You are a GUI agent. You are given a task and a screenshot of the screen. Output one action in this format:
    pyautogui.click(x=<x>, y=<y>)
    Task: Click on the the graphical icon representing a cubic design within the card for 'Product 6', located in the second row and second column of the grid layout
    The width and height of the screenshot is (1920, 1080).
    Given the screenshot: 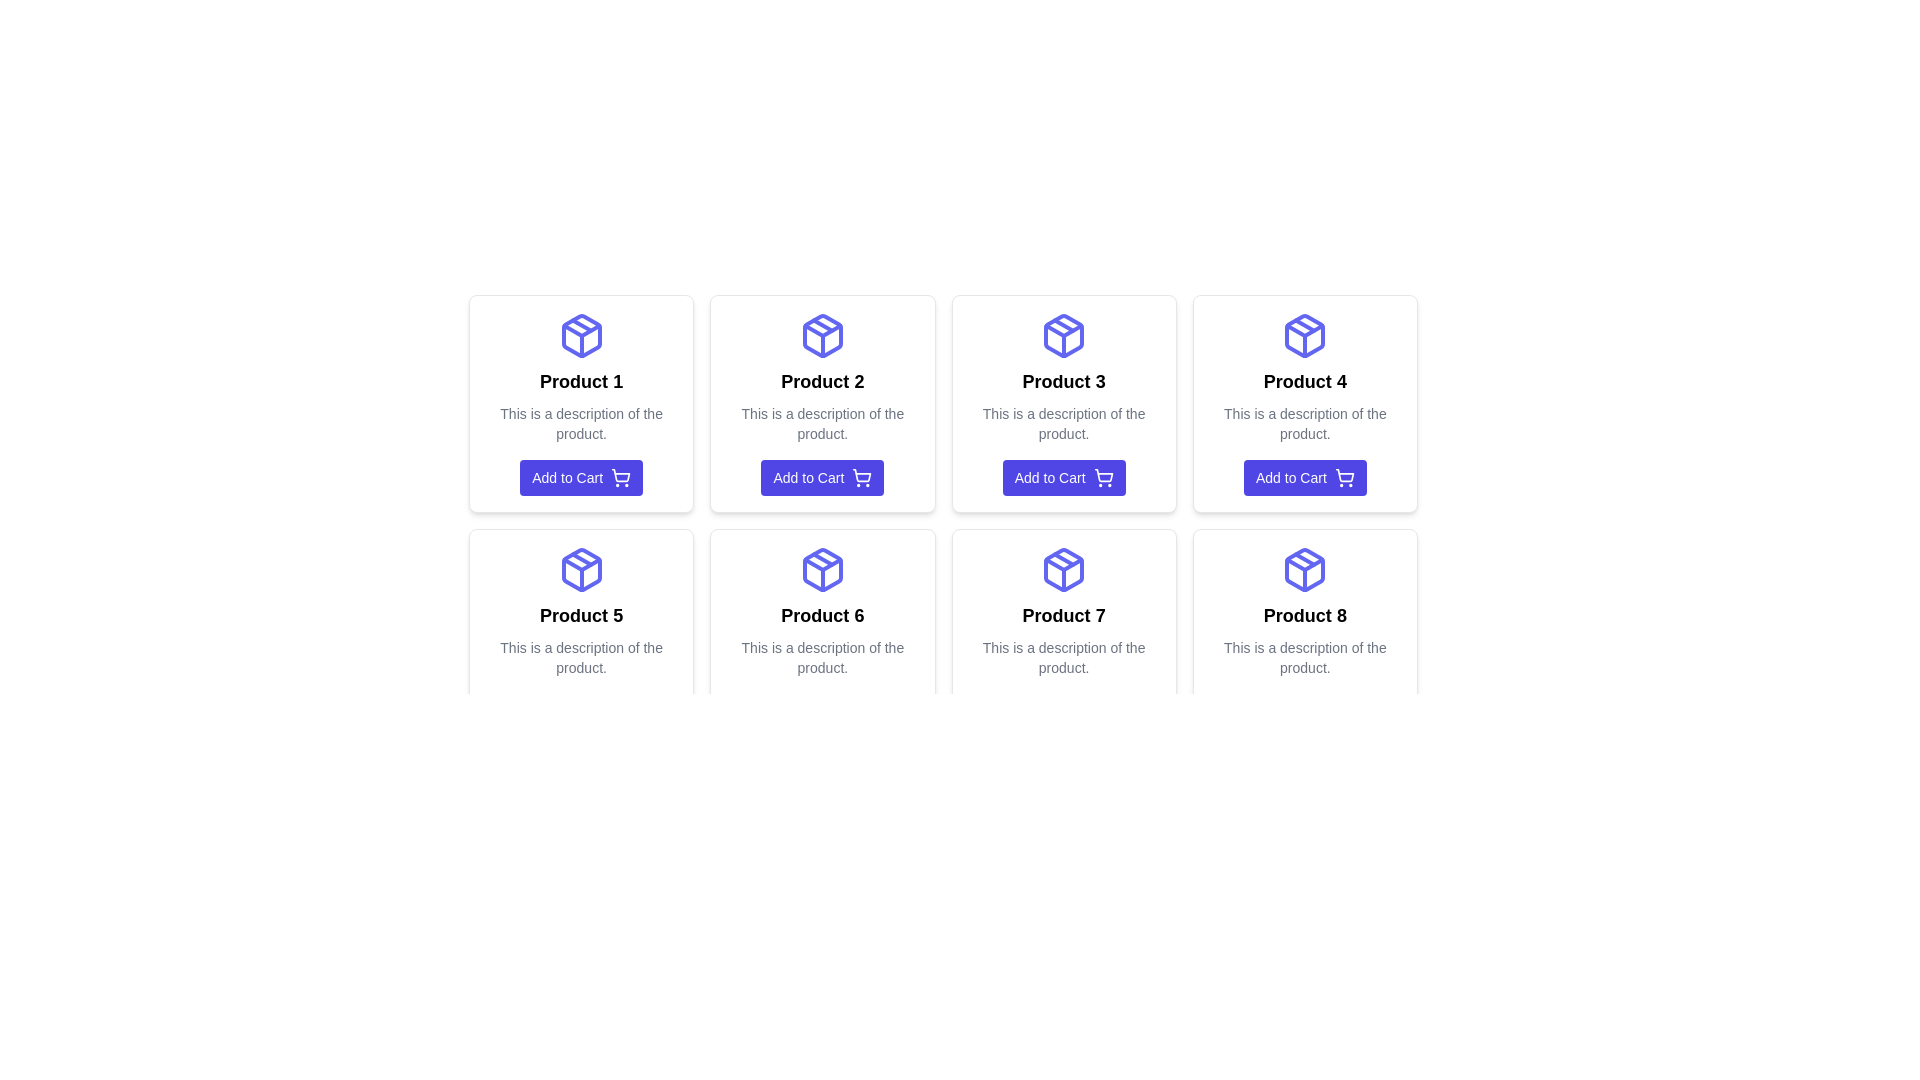 What is the action you would take?
    pyautogui.click(x=822, y=570)
    